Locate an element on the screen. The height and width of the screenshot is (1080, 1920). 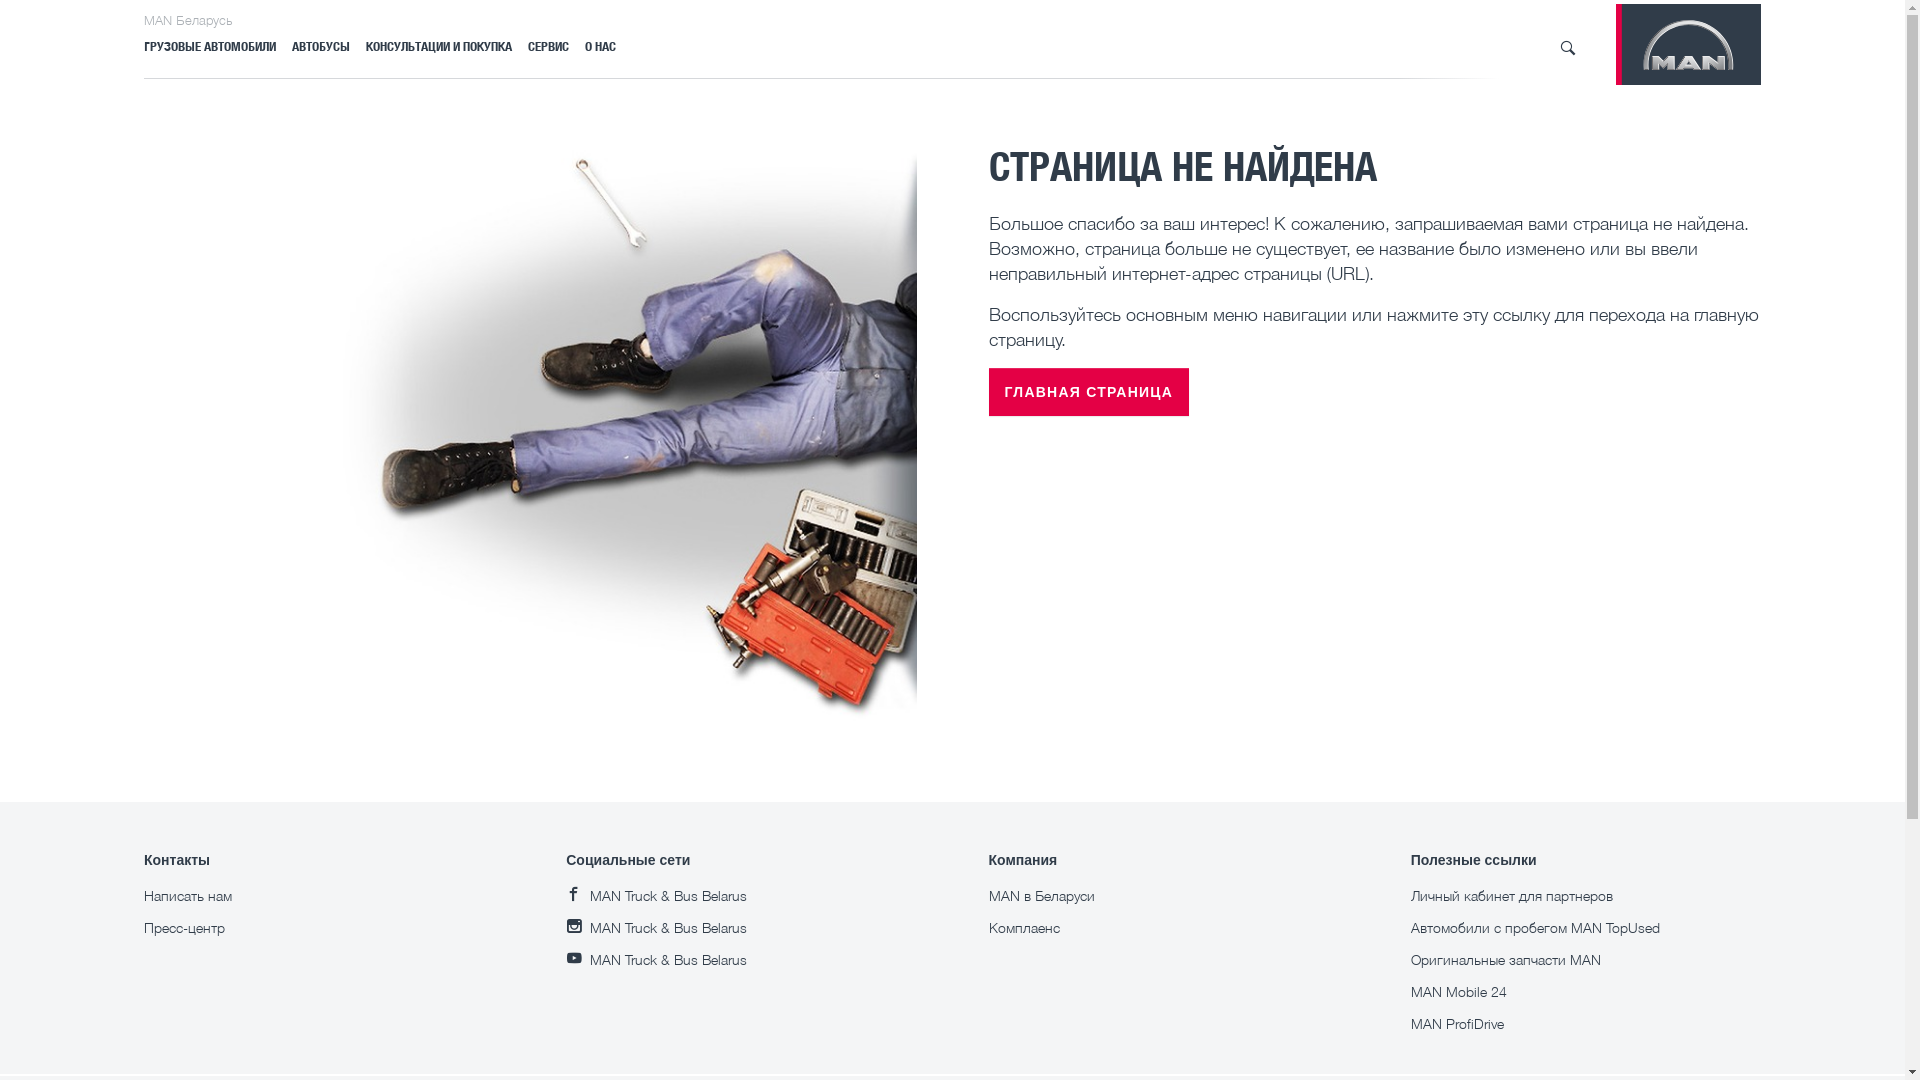
'MAN Truck & Bus Belarus' is located at coordinates (656, 927).